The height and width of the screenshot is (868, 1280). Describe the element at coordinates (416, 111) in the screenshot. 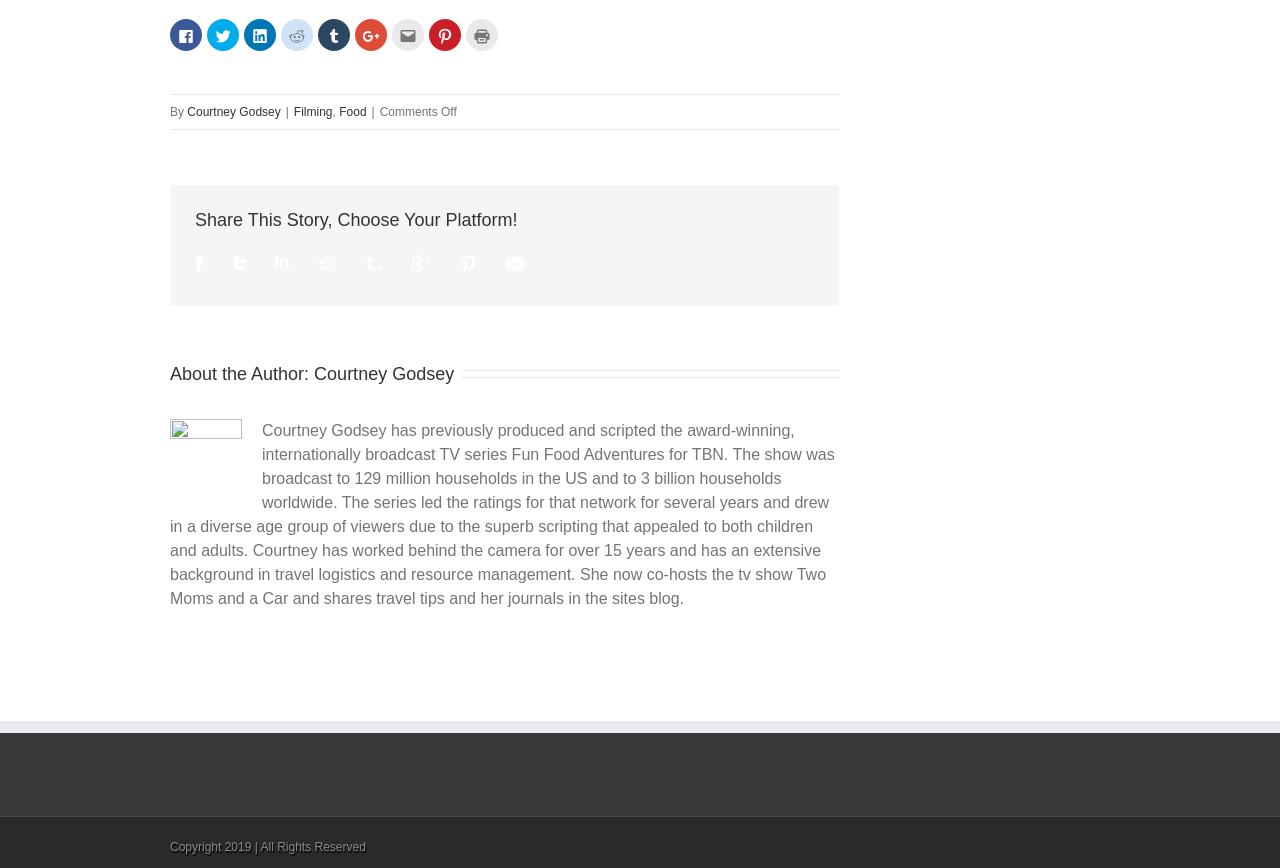

I see `'Comments Off'` at that location.